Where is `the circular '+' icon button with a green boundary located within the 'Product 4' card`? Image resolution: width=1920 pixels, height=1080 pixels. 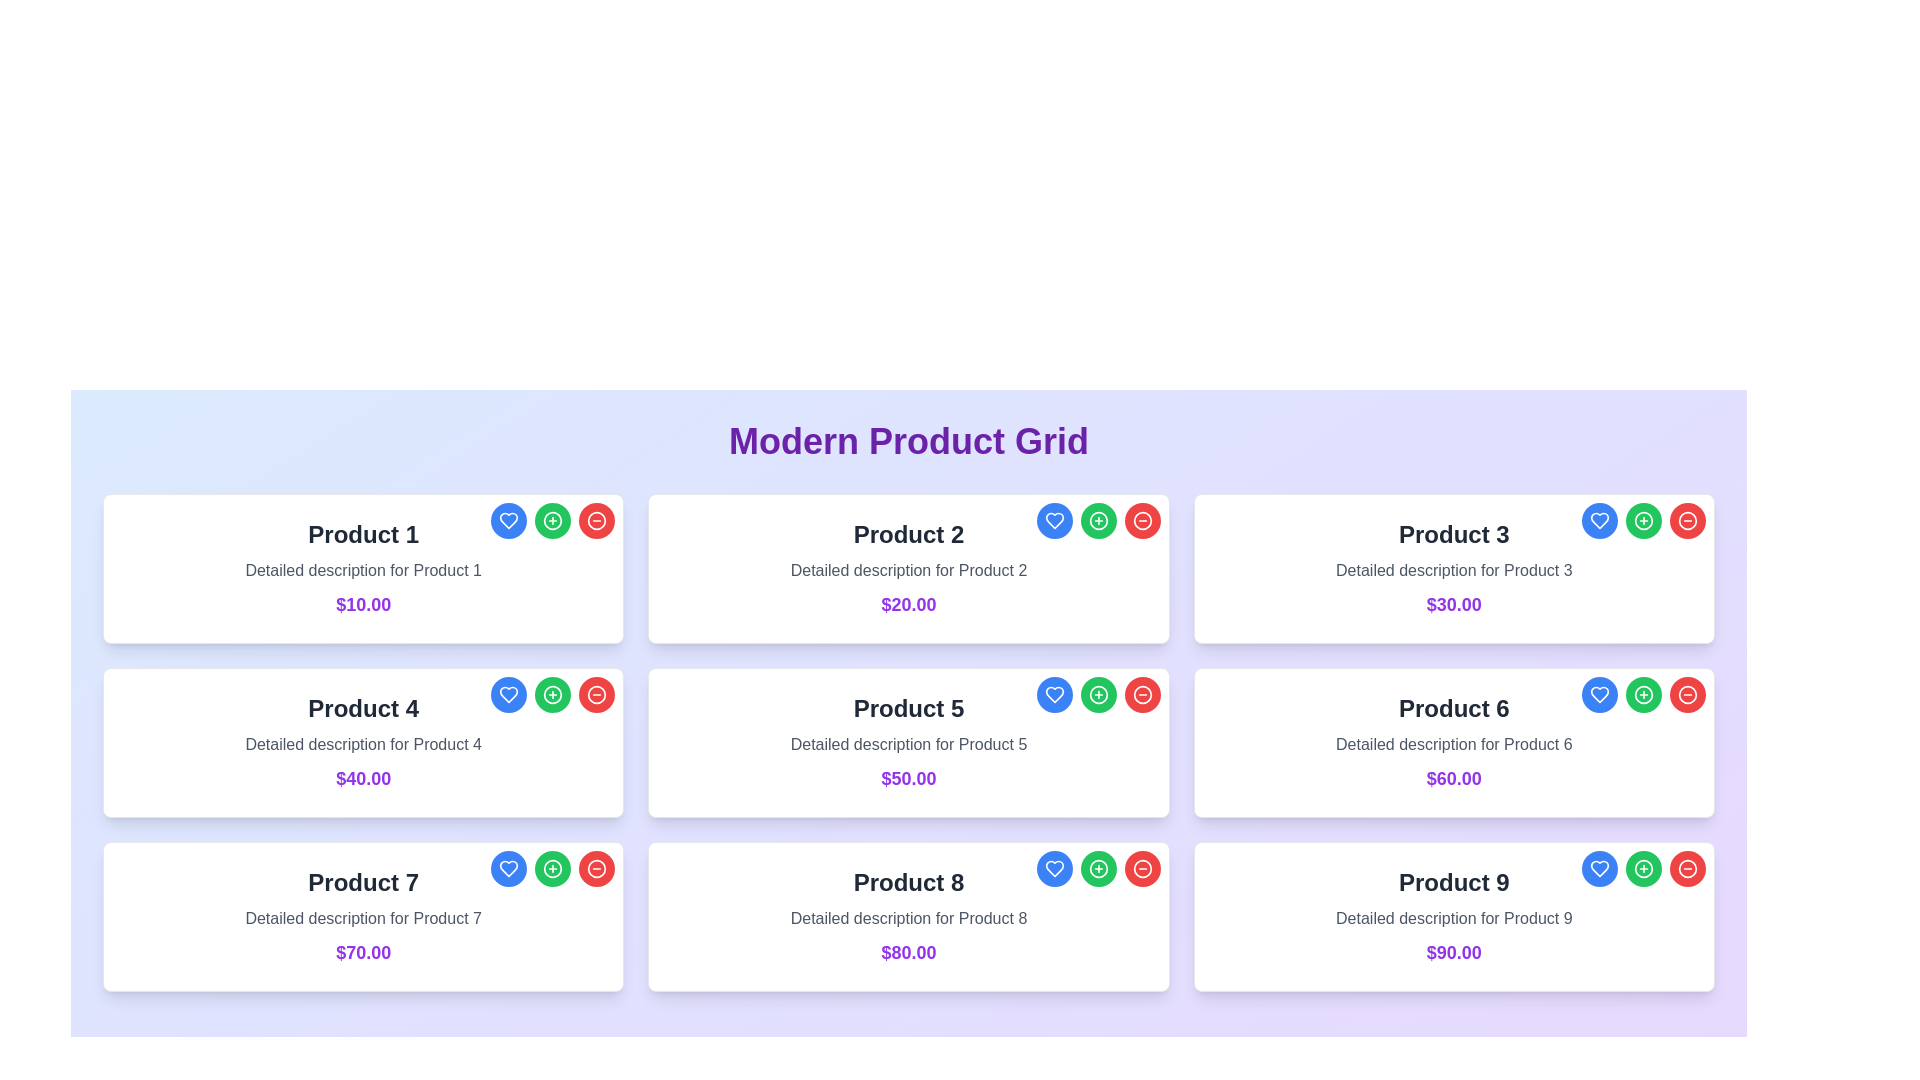 the circular '+' icon button with a green boundary located within the 'Product 4' card is located at coordinates (553, 693).